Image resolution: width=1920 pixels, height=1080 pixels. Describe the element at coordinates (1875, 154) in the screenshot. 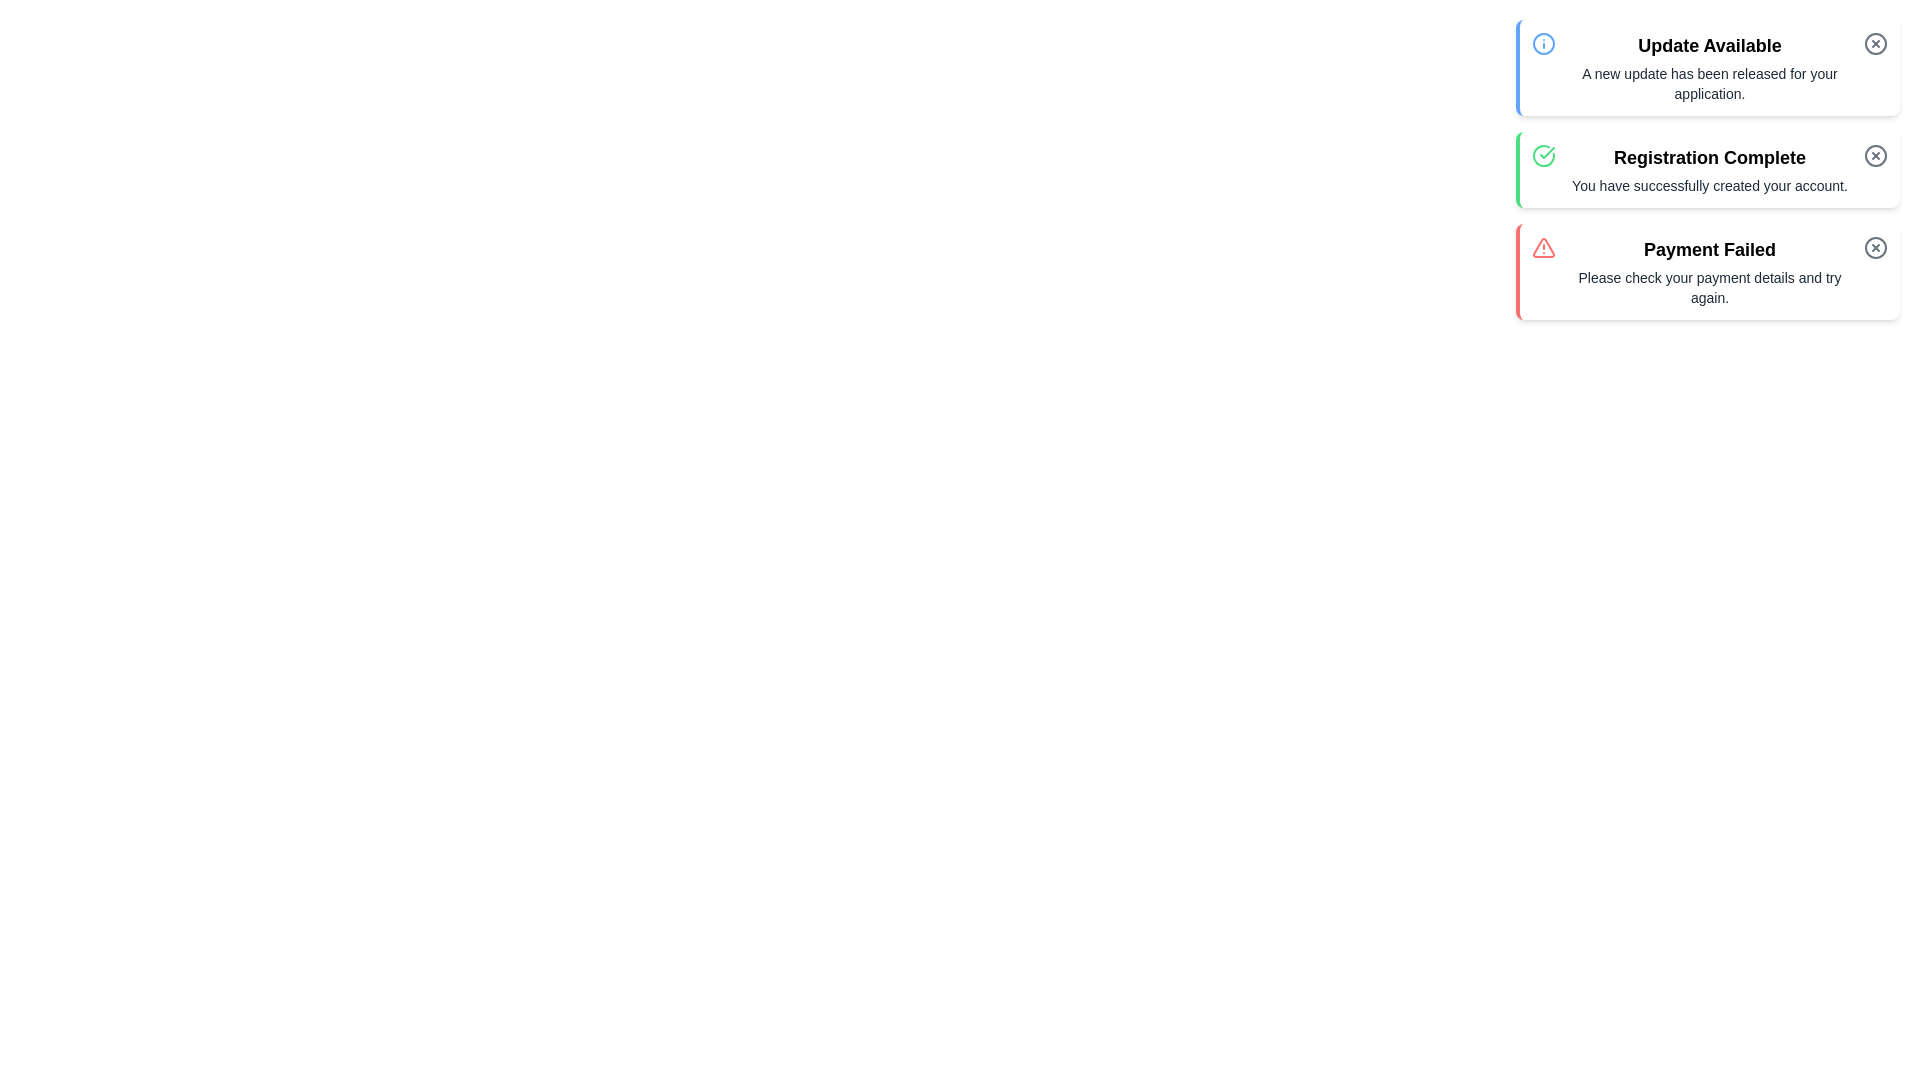

I see `the dismiss button located at the top-right corner of the notification card labeled 'Registration Complete'` at that location.